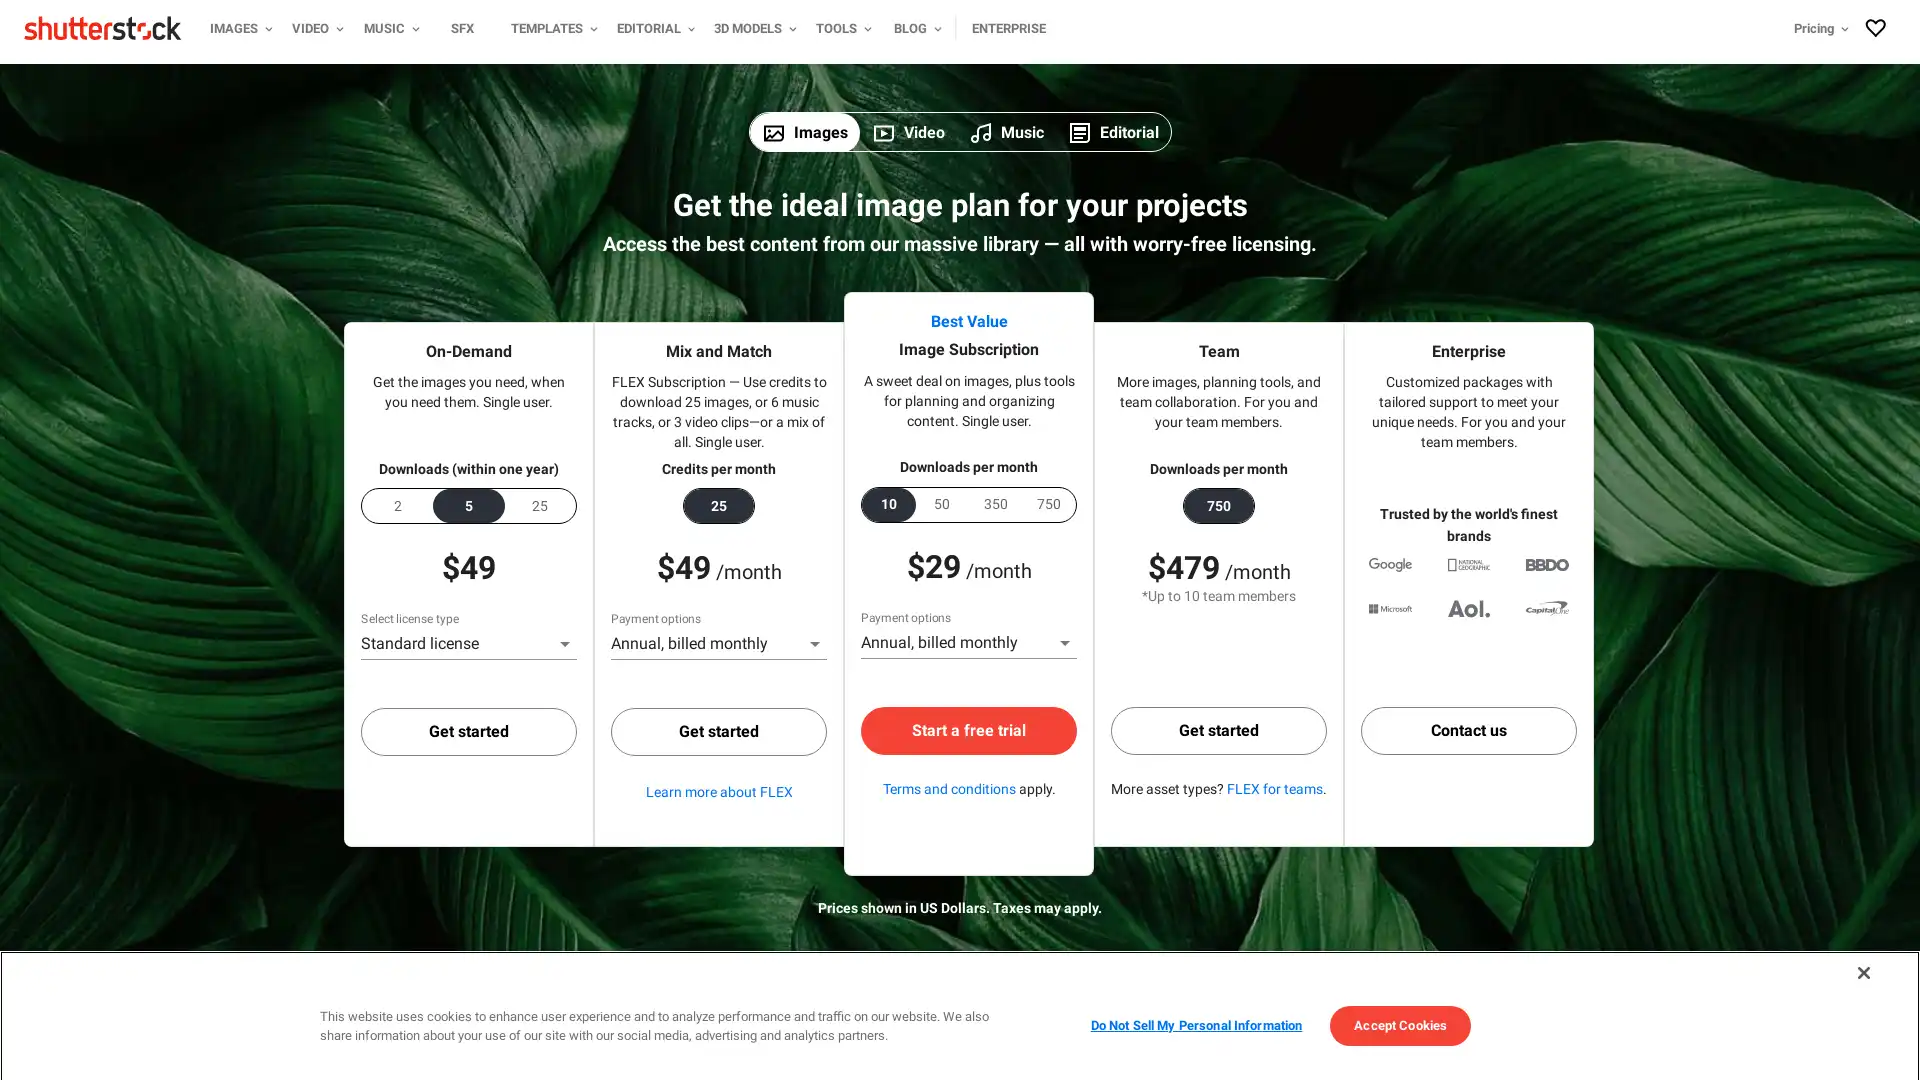 This screenshot has width=1920, height=1080. What do you see at coordinates (652, 27) in the screenshot?
I see `Editorial` at bounding box center [652, 27].